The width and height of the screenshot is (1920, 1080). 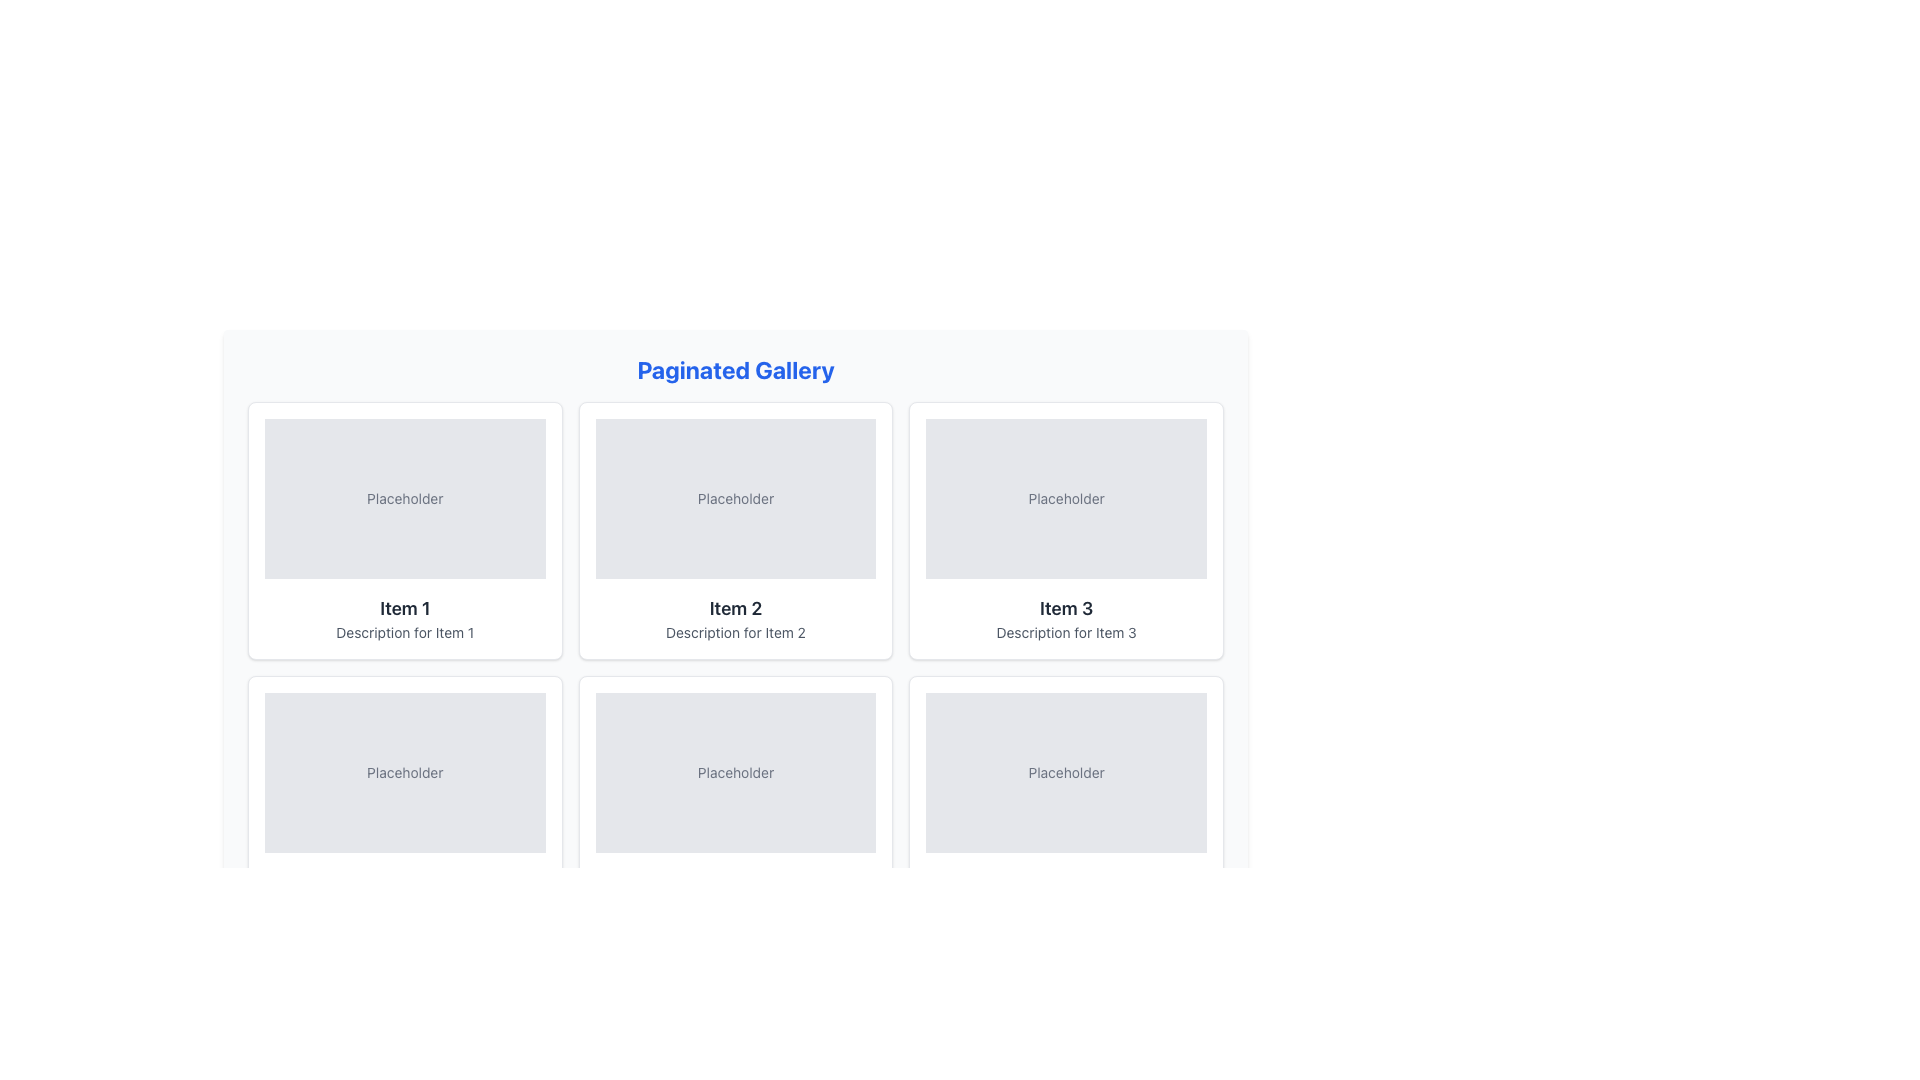 What do you see at coordinates (1065, 530) in the screenshot?
I see `the third card in the grid layout` at bounding box center [1065, 530].